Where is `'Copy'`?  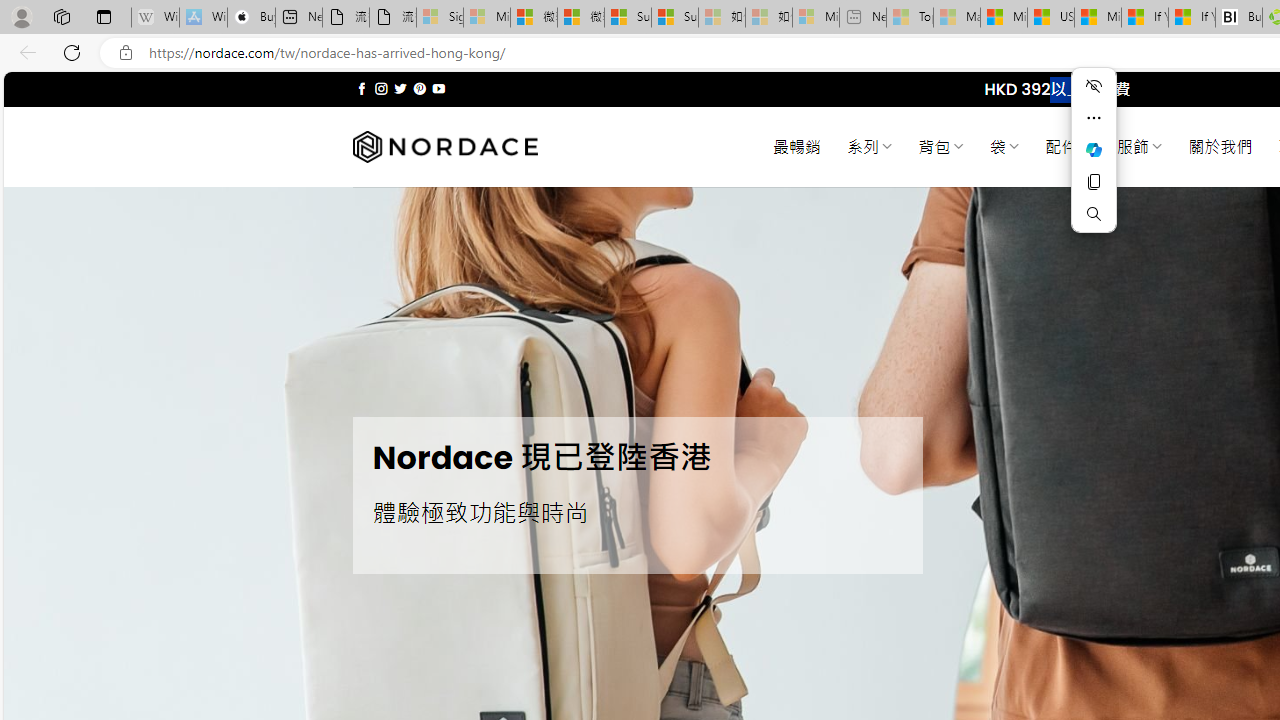
'Copy' is located at coordinates (1093, 182).